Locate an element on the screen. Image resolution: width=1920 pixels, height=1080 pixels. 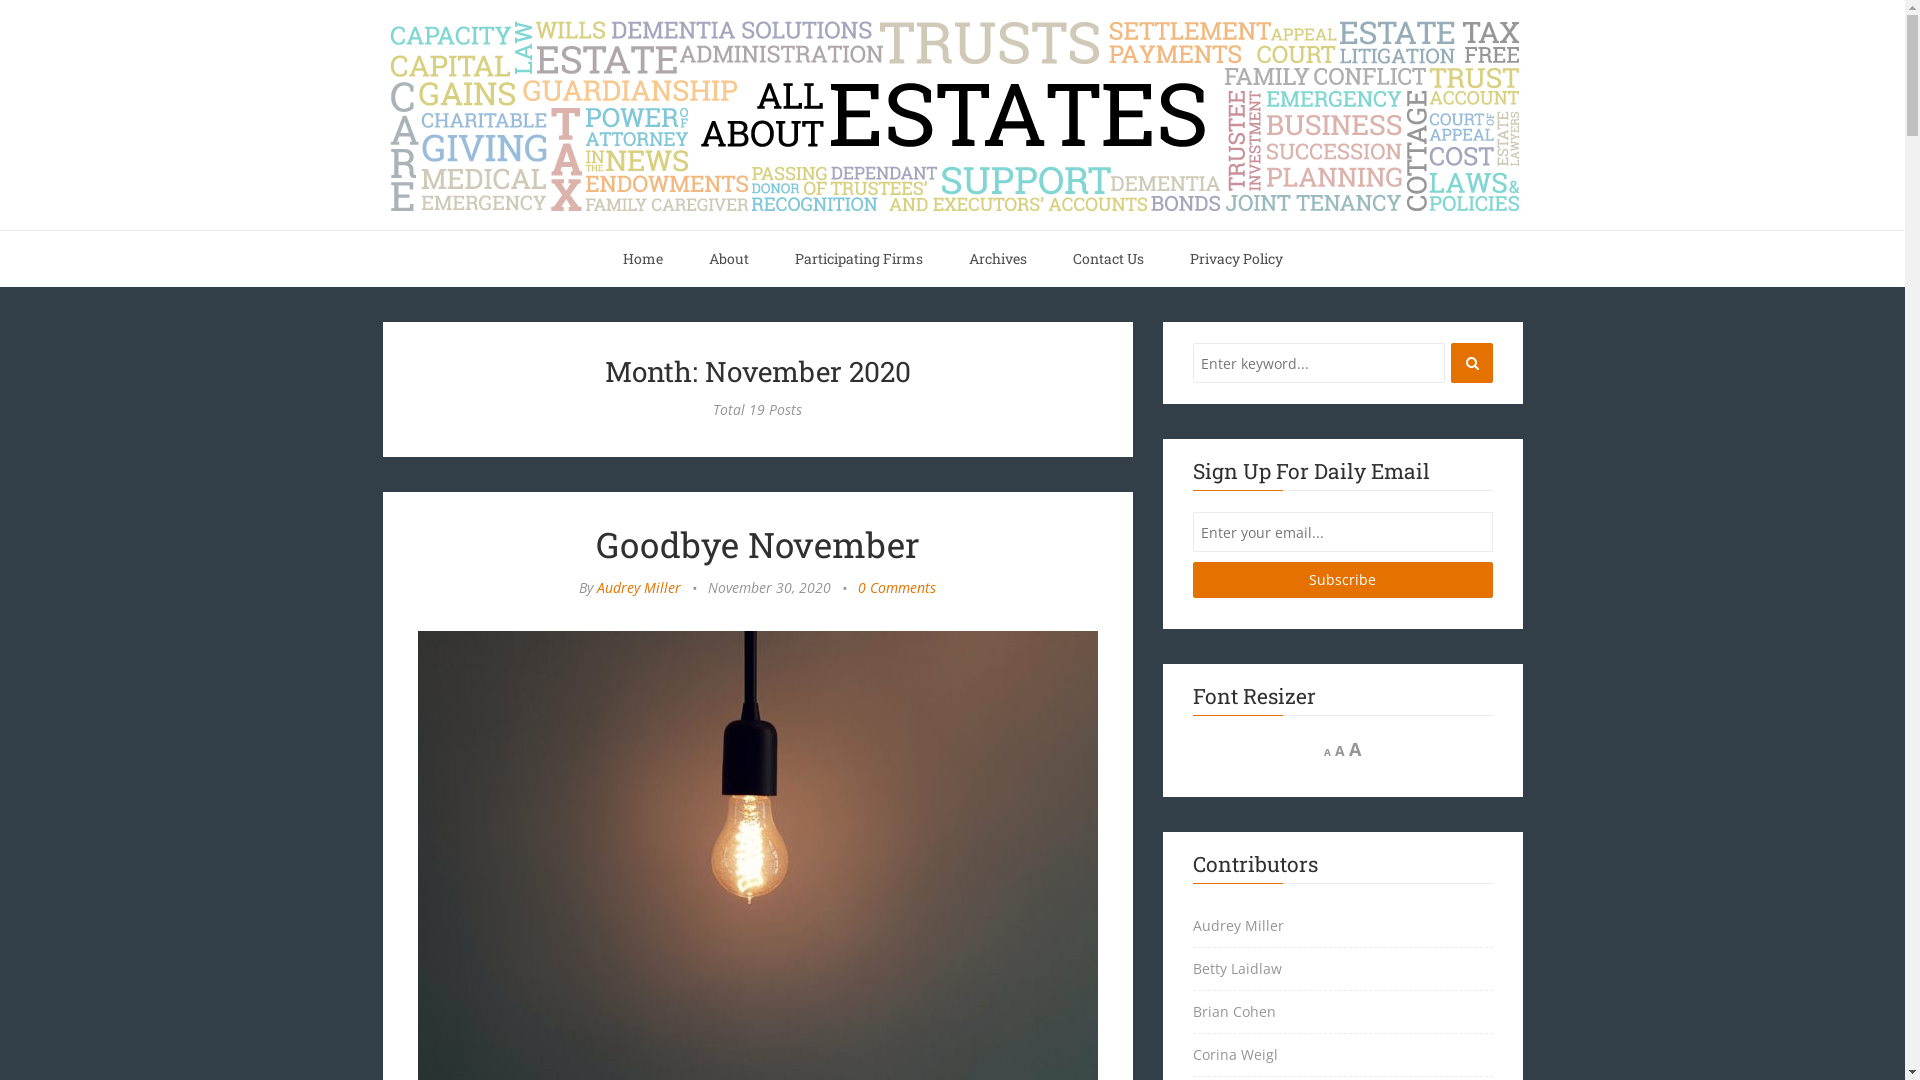
'Goodbye November' is located at coordinates (757, 543).